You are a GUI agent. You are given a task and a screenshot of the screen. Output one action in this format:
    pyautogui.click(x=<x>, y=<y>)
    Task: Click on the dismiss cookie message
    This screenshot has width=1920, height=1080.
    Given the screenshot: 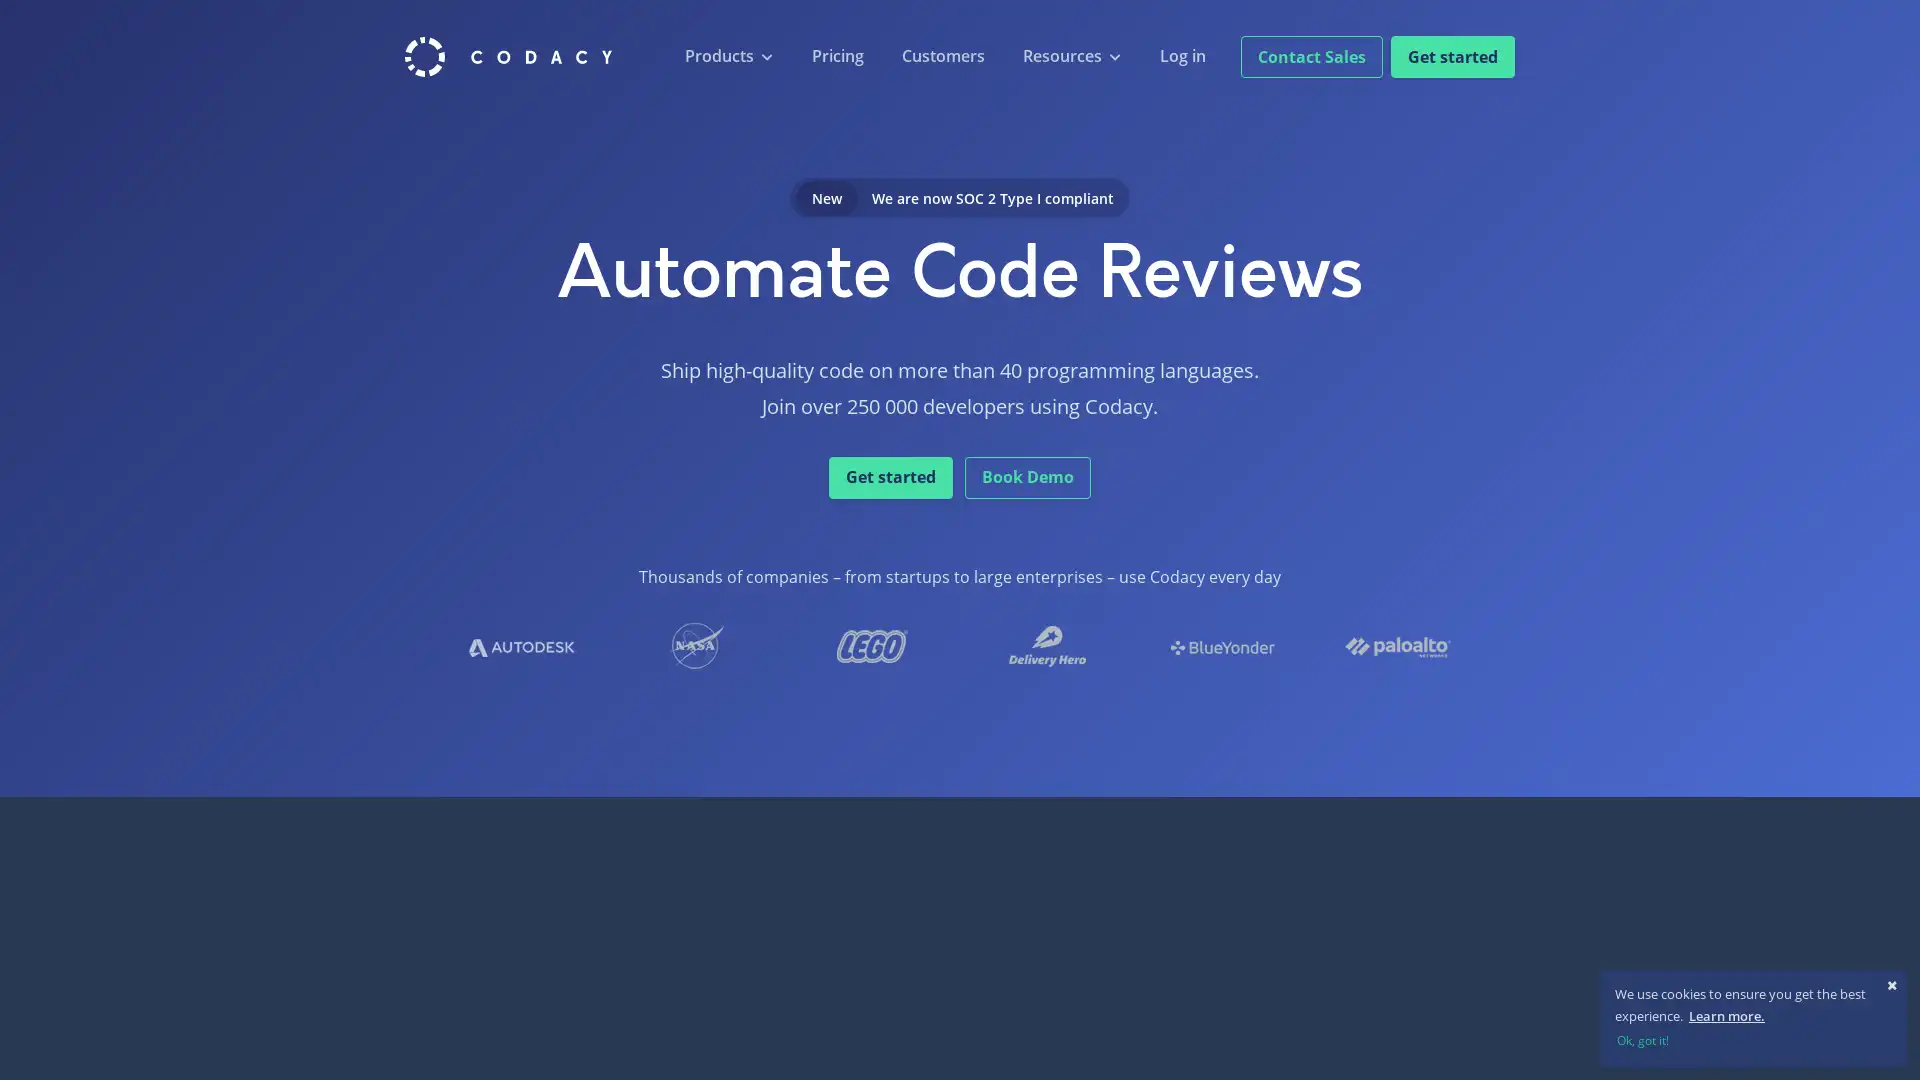 What is the action you would take?
    pyautogui.click(x=1891, y=983)
    